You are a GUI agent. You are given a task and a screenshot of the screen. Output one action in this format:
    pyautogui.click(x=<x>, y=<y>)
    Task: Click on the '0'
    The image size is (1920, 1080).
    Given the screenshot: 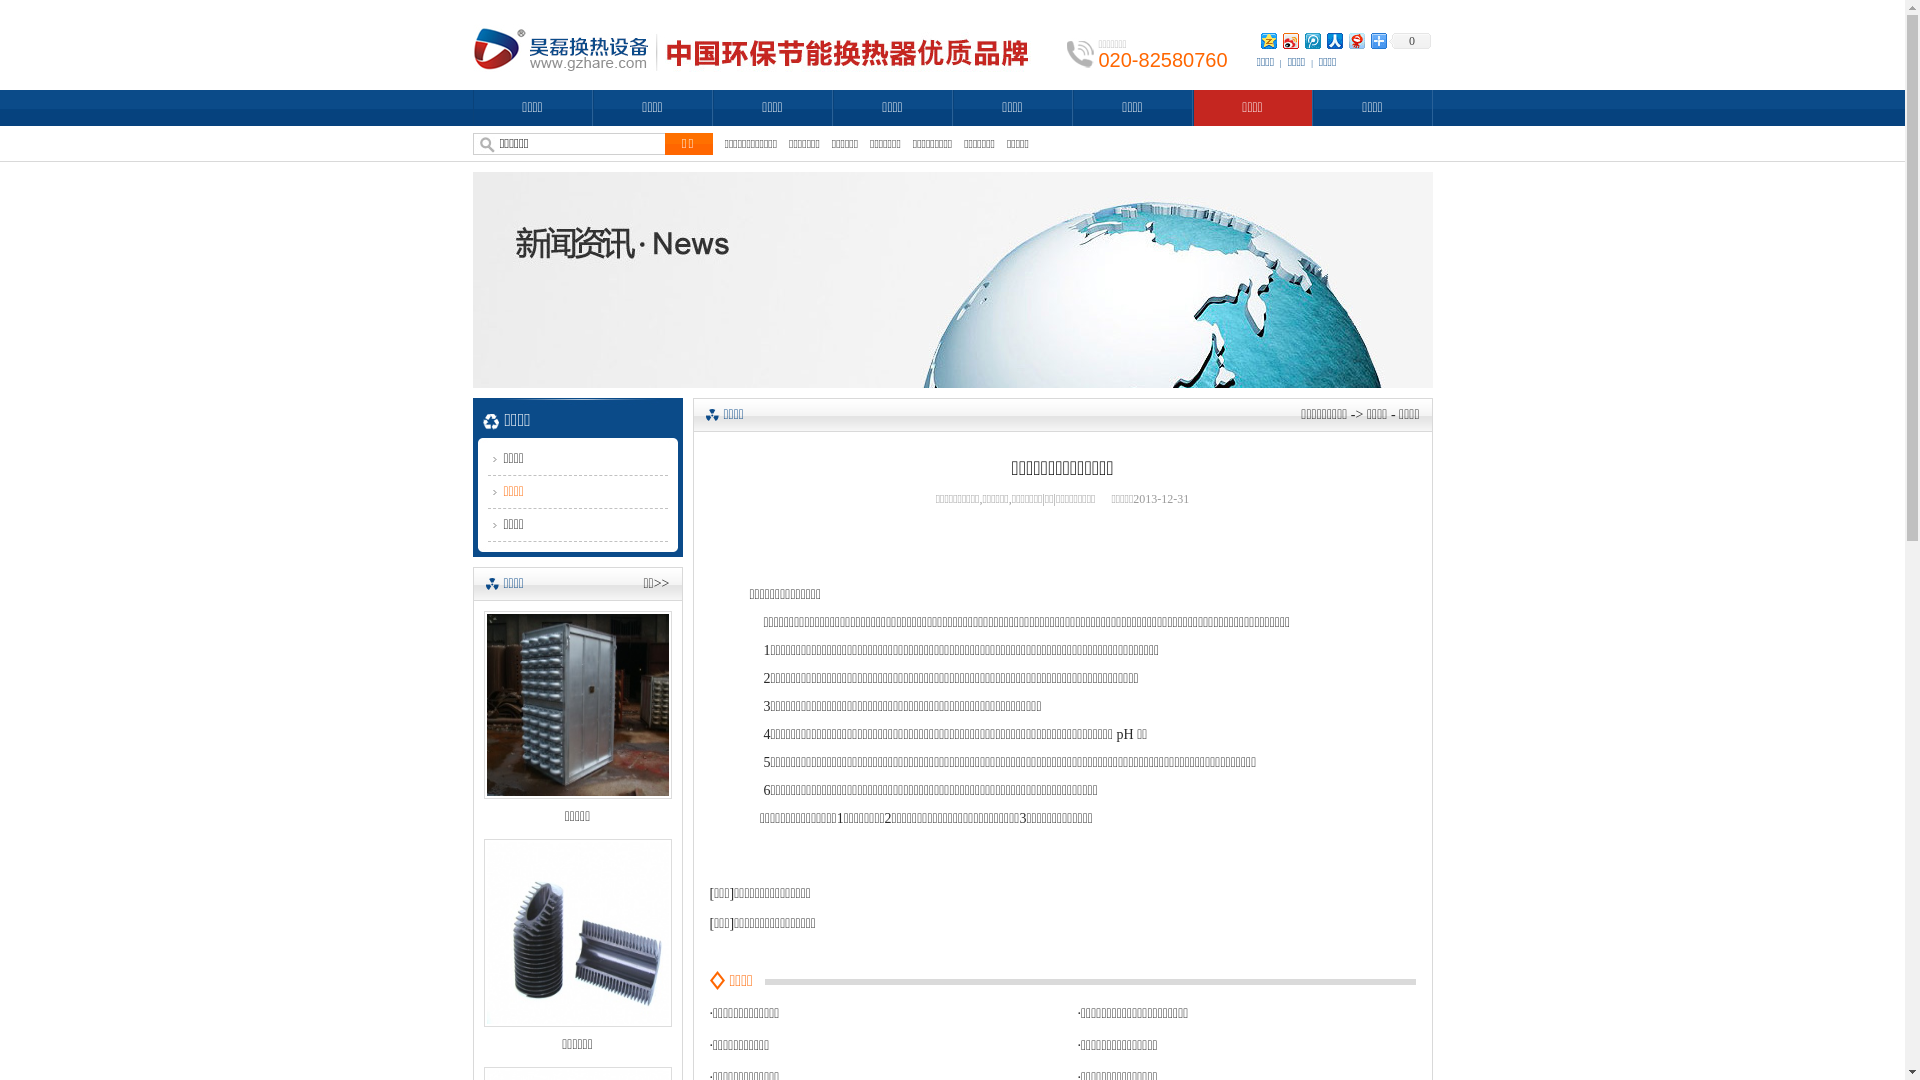 What is the action you would take?
    pyautogui.click(x=1408, y=41)
    